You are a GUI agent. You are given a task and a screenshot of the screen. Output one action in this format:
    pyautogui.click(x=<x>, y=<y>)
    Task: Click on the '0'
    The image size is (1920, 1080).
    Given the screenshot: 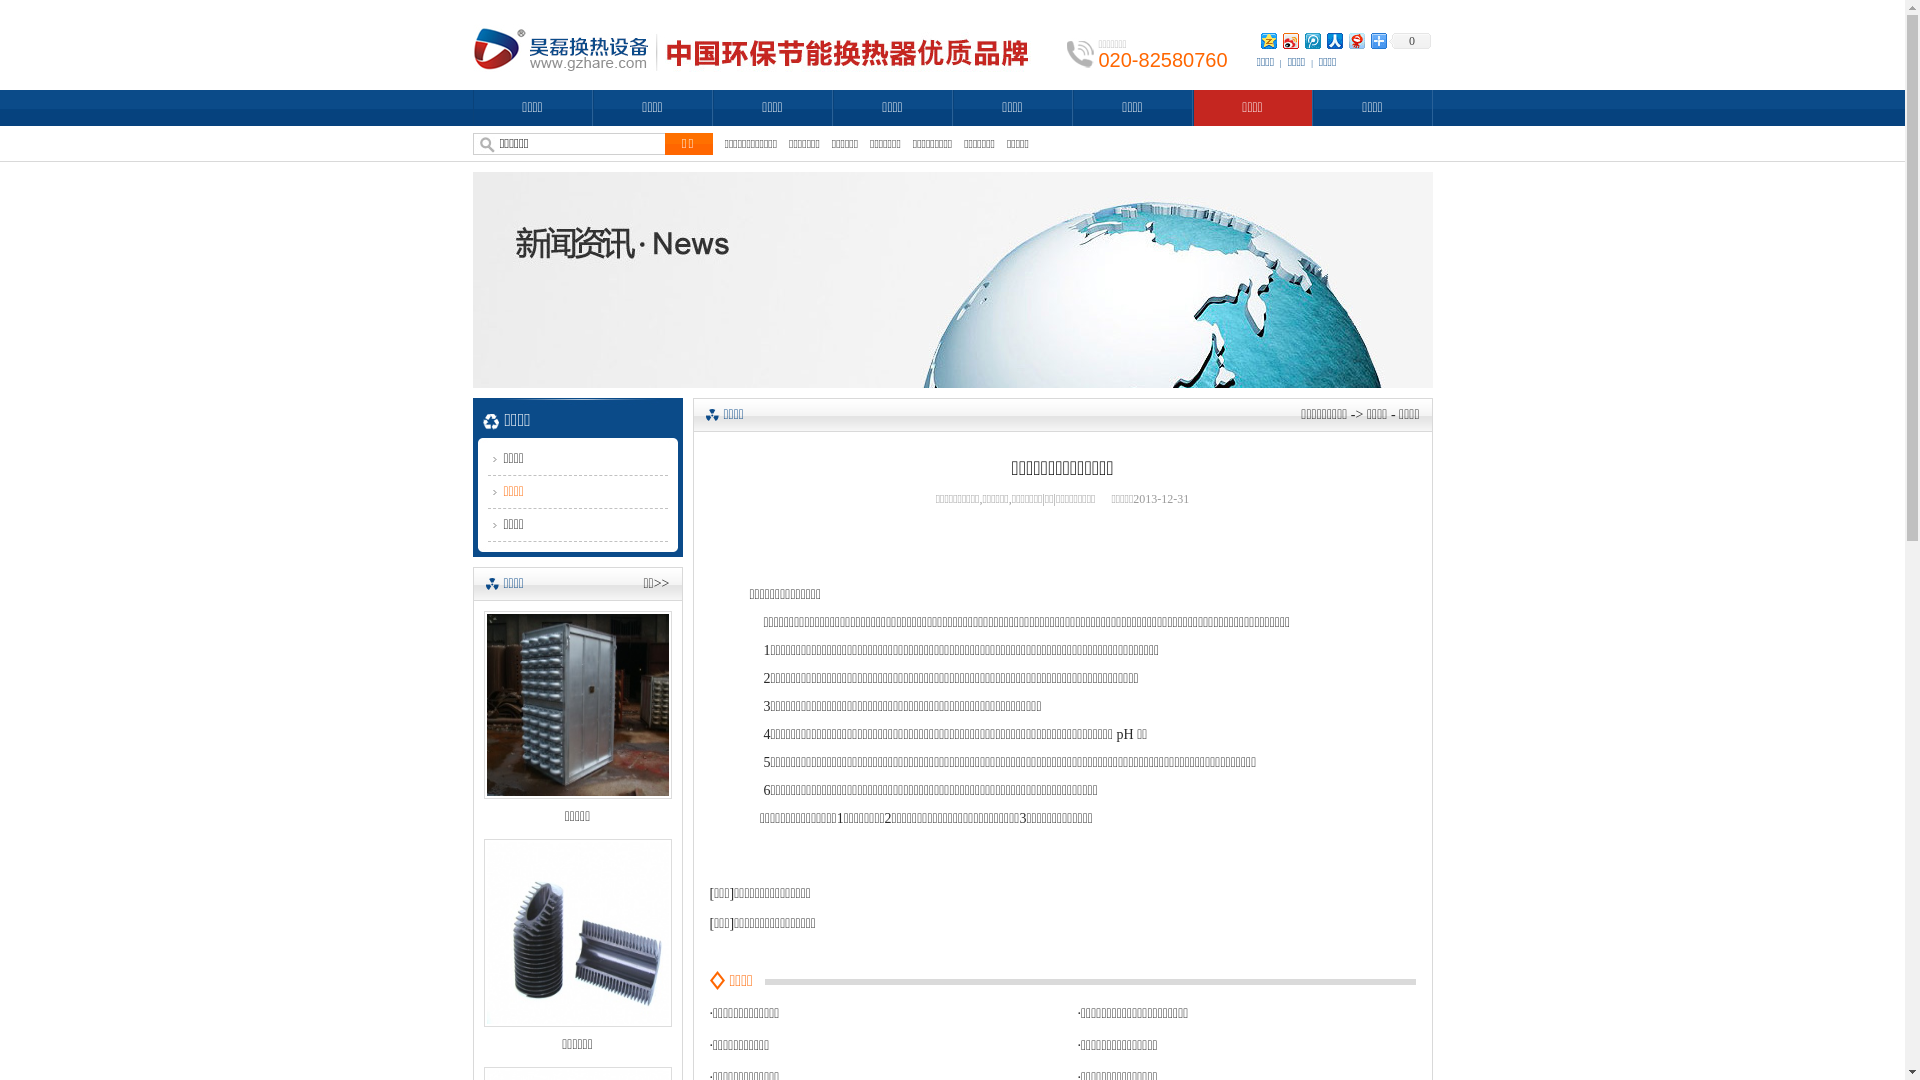 What is the action you would take?
    pyautogui.click(x=1408, y=41)
    